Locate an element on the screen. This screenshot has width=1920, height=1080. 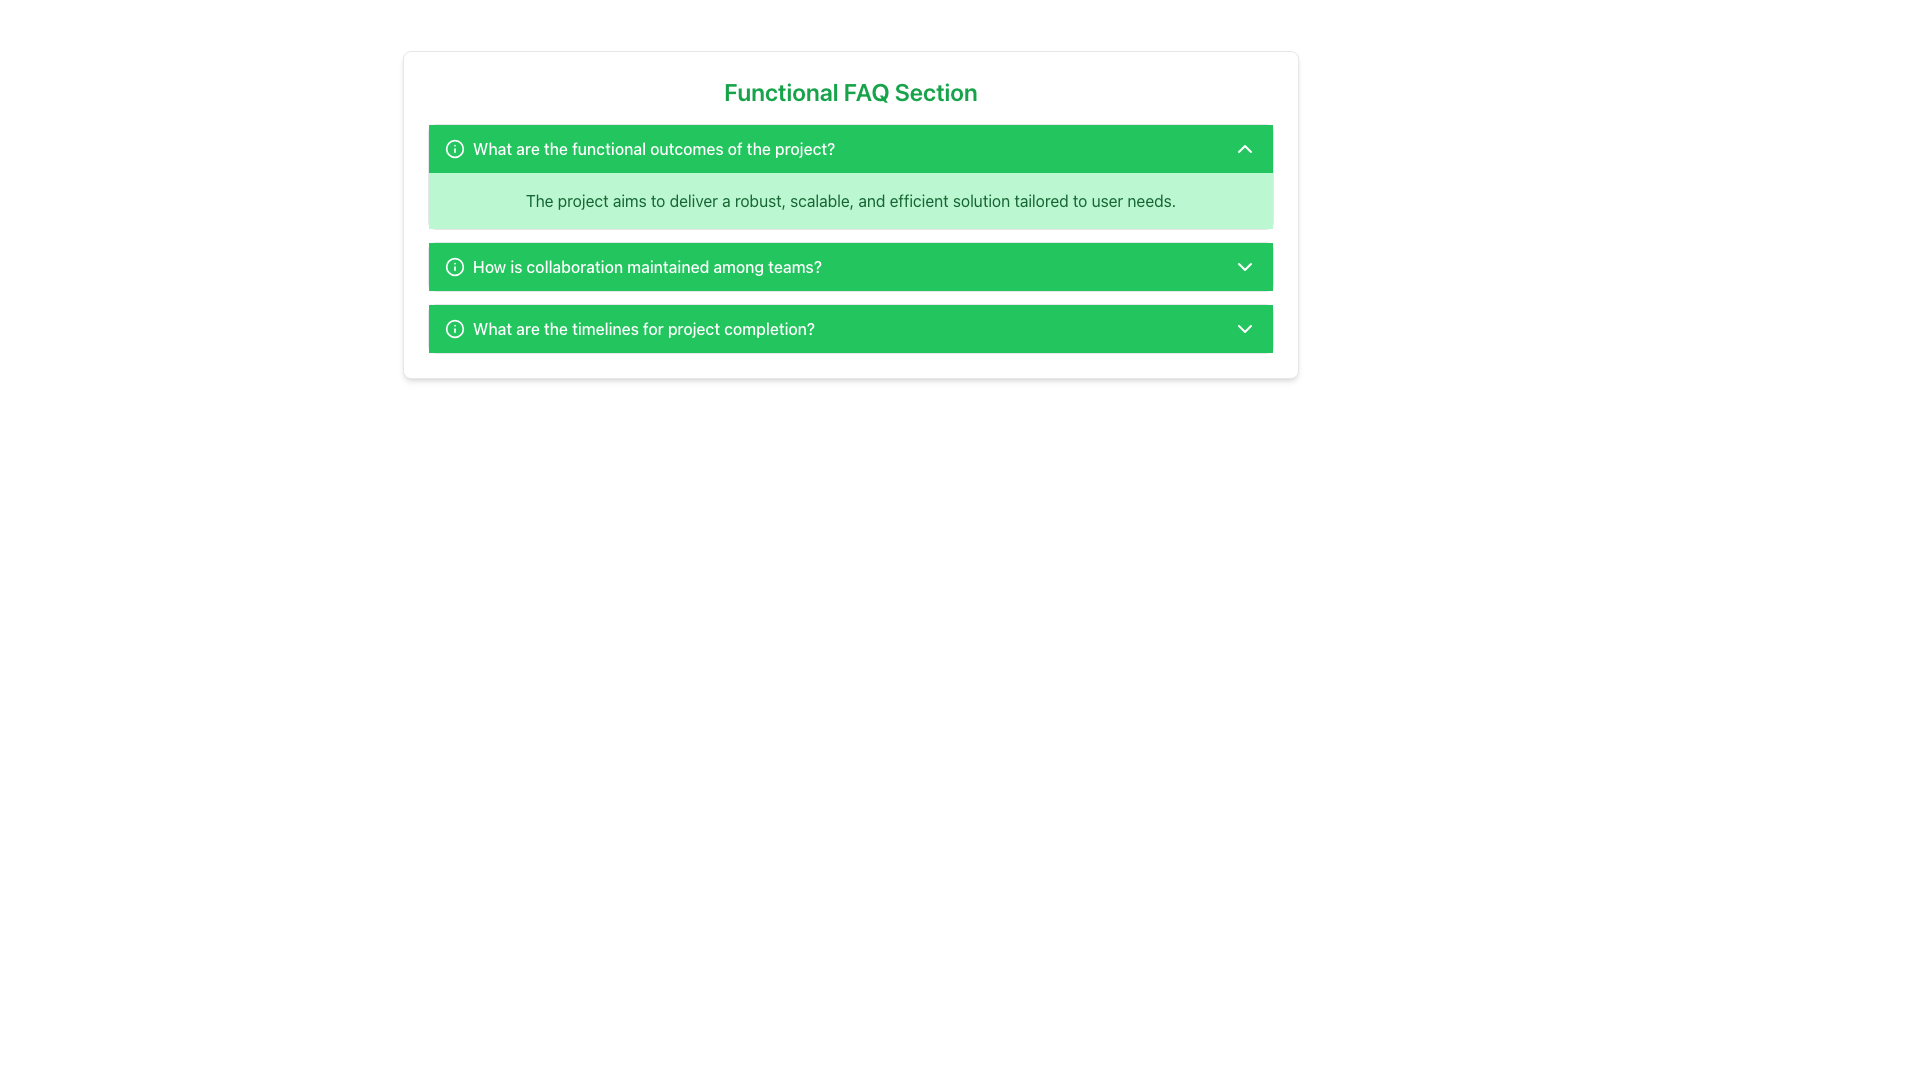
the circular outlined information icon with an 'i' symbol inside, located to the left of the question text in the first row of the accordion-like list, to understand its contextual meaning is located at coordinates (454, 148).